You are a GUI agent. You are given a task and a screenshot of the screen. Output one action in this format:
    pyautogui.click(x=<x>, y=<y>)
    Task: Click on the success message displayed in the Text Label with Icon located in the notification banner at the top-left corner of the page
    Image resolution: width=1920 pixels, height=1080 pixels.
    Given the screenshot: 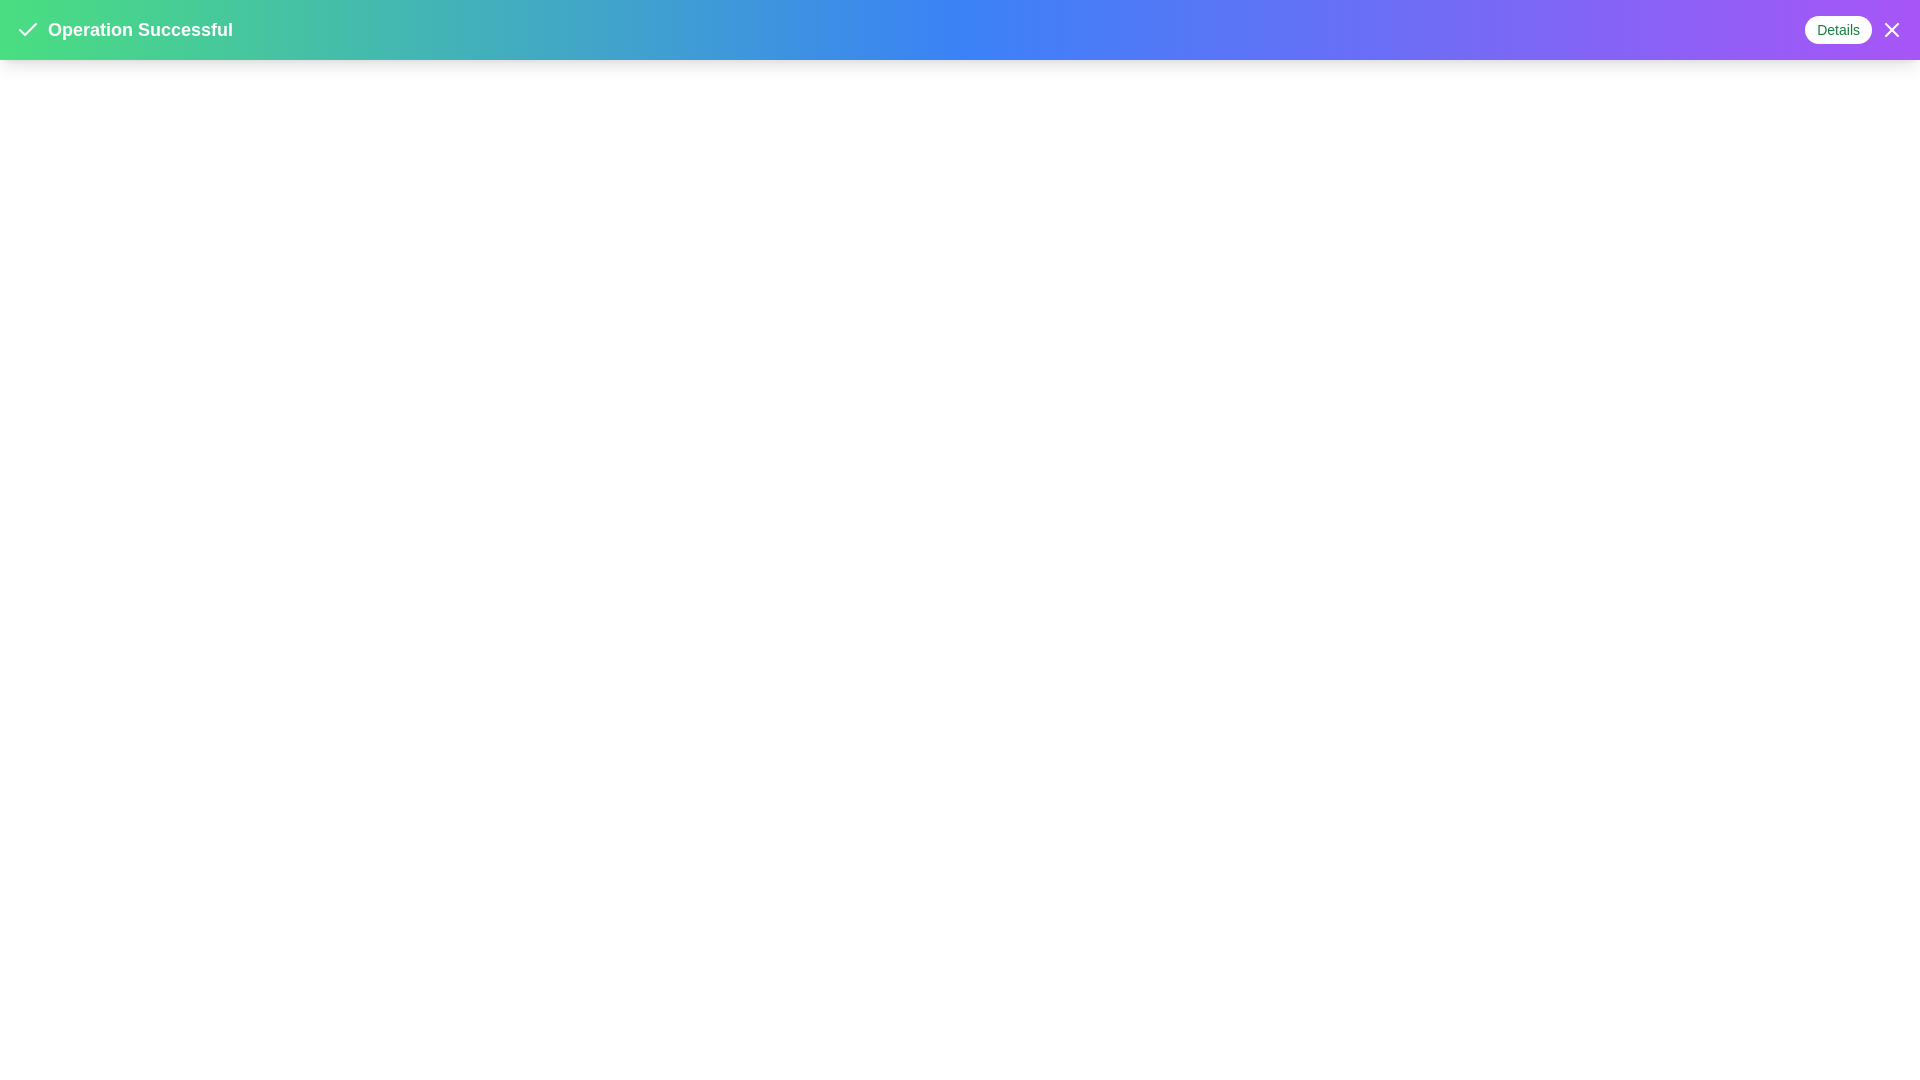 What is the action you would take?
    pyautogui.click(x=123, y=30)
    